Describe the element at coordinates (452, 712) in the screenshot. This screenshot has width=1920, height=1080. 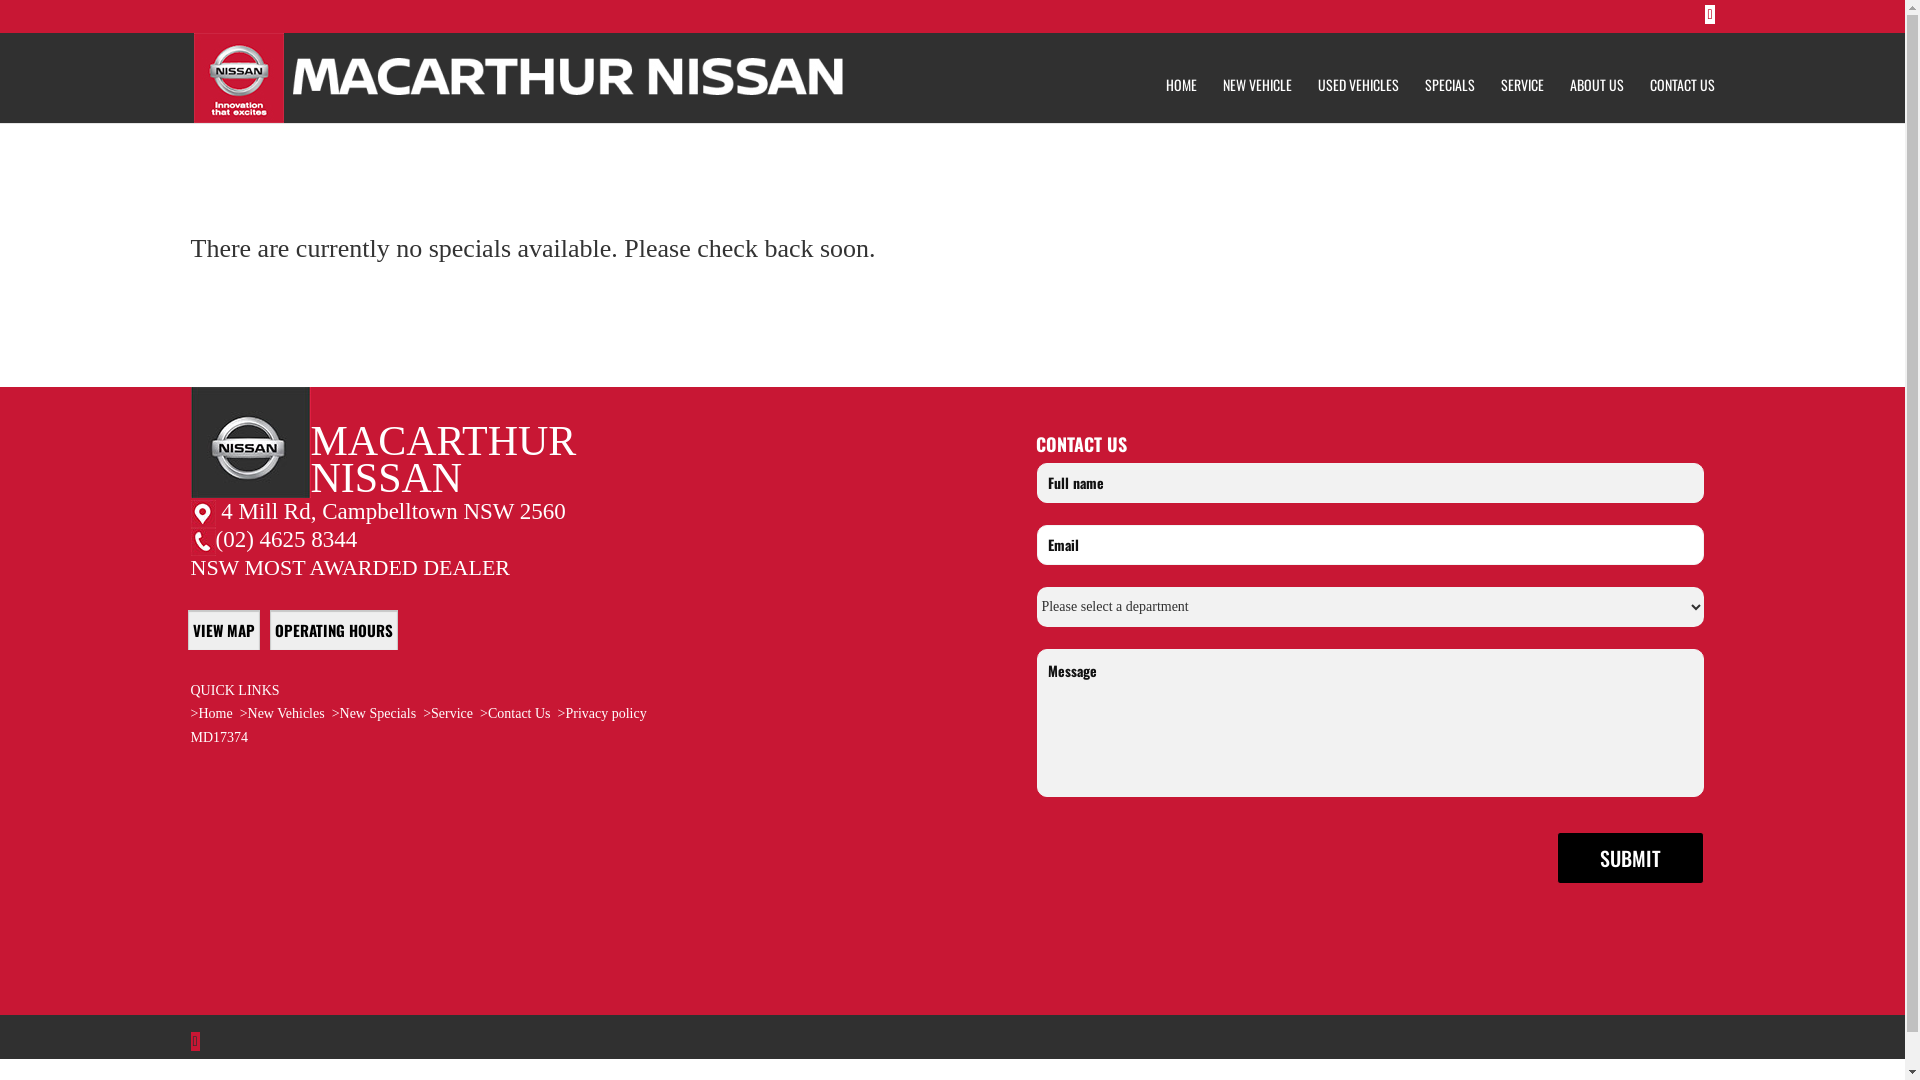
I see `'Service'` at that location.